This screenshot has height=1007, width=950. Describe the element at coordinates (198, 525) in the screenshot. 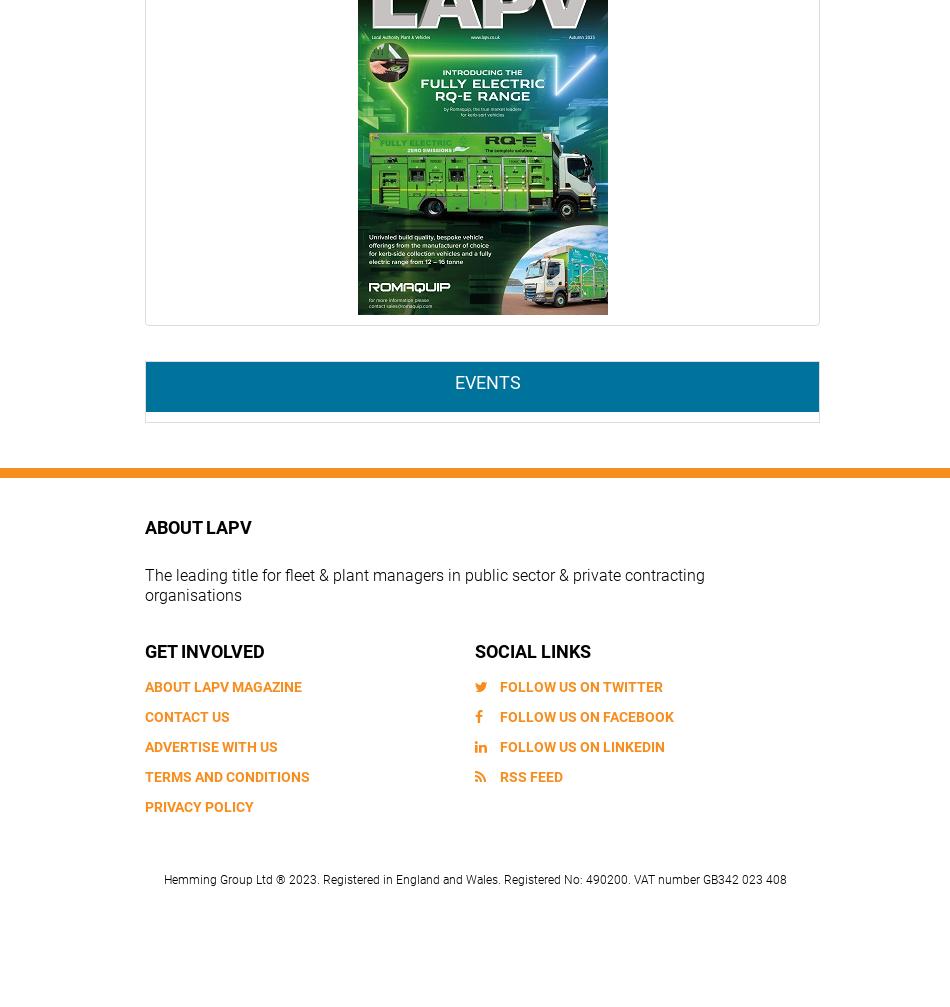

I see `'ABOUT LAPV'` at that location.